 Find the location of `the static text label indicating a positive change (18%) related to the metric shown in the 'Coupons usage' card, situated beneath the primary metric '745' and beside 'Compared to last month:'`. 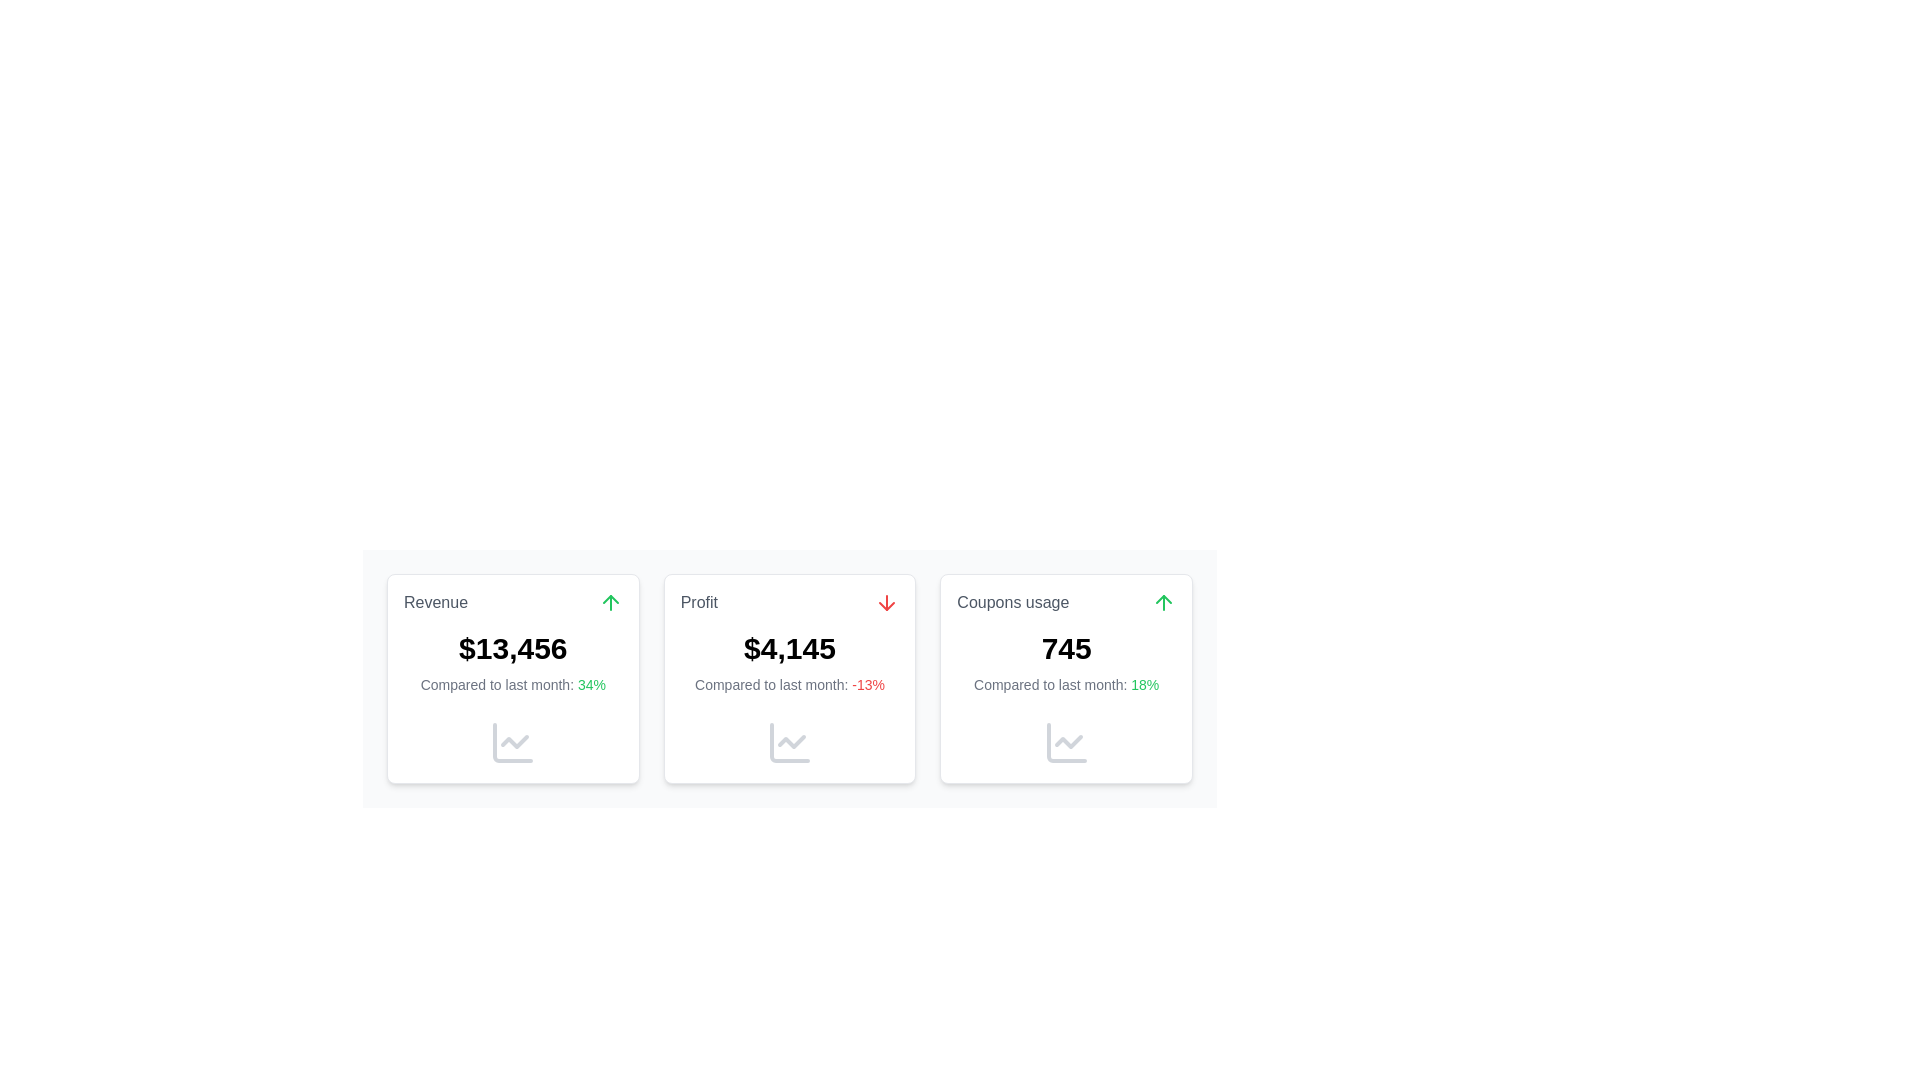

the static text label indicating a positive change (18%) related to the metric shown in the 'Coupons usage' card, situated beneath the primary metric '745' and beside 'Compared to last month:' is located at coordinates (1145, 684).